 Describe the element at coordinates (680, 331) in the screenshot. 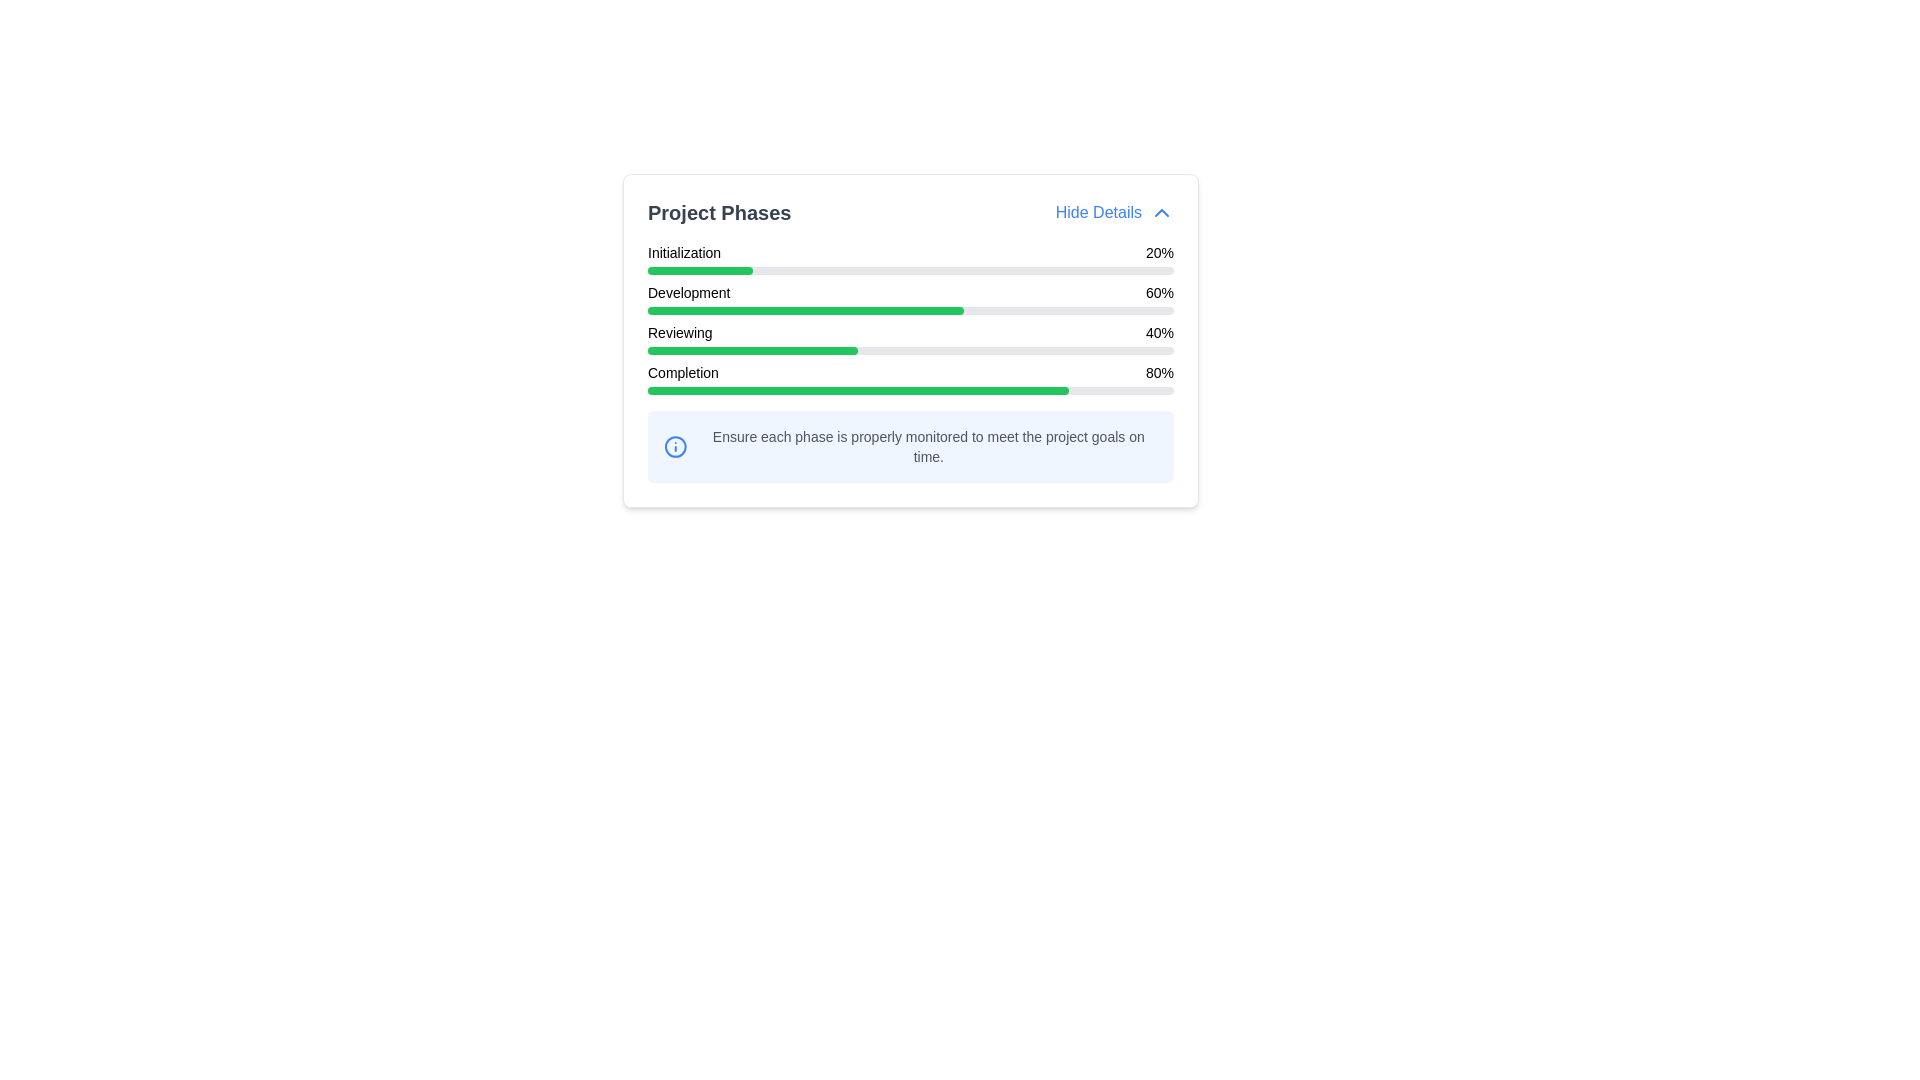

I see `the 'Reviewing' text label within the 'Project Phases' section, which indicates the progression bar for the reviewing phase of a project` at that location.